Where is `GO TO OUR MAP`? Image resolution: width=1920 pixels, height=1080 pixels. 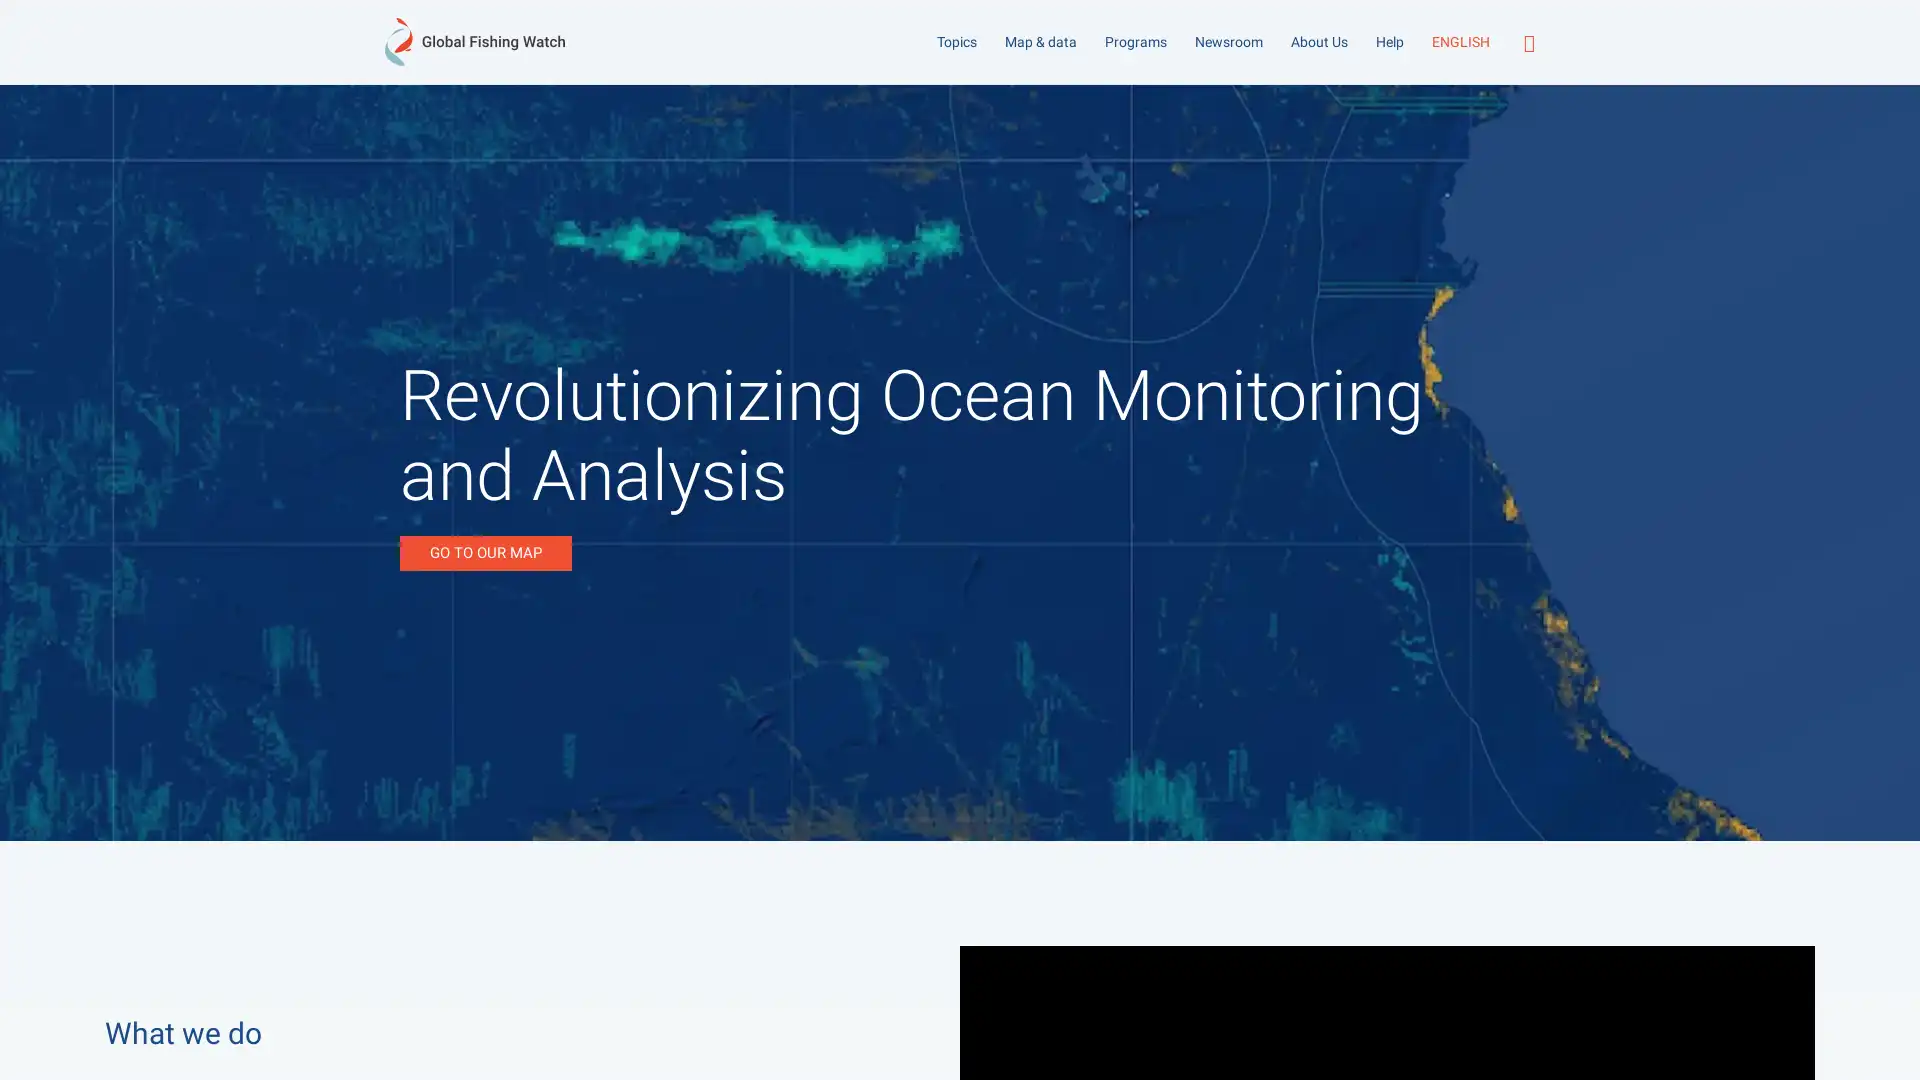 GO TO OUR MAP is located at coordinates (485, 552).